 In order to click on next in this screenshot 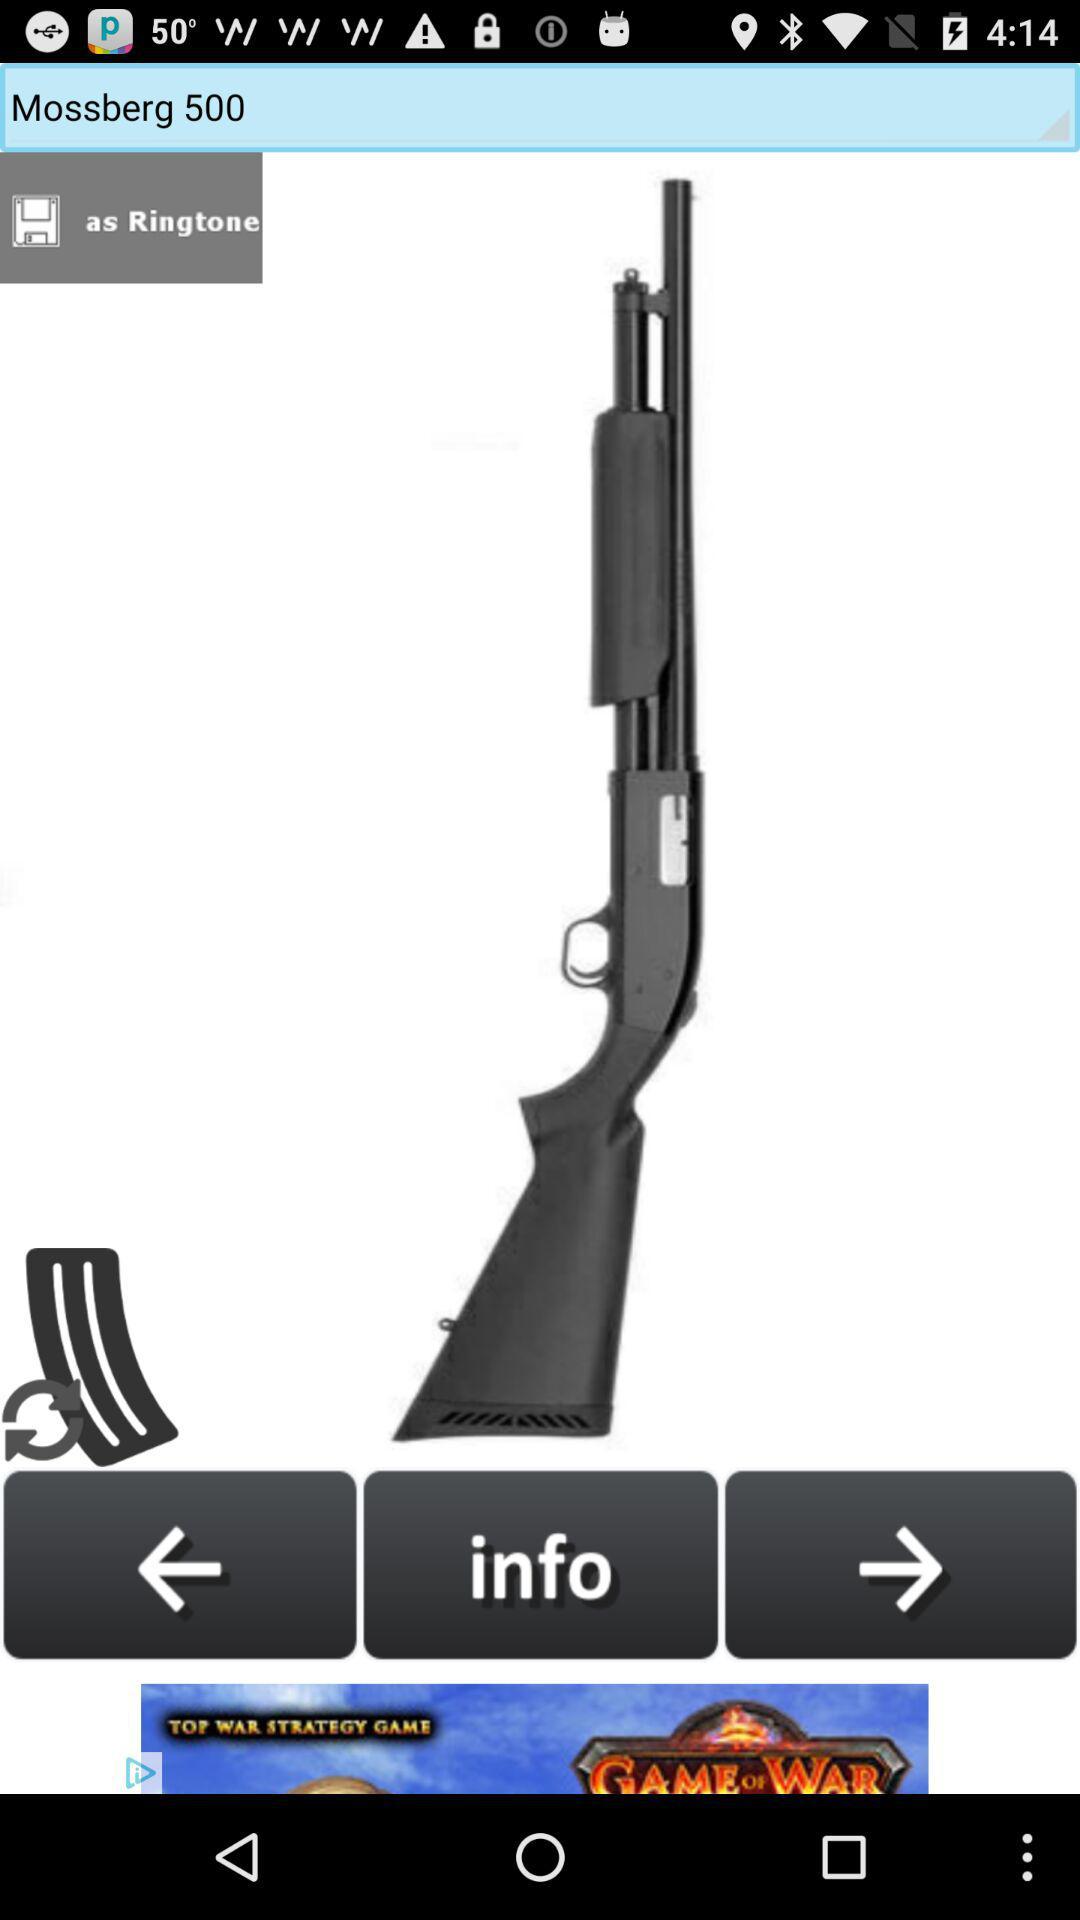, I will do `click(900, 1563)`.